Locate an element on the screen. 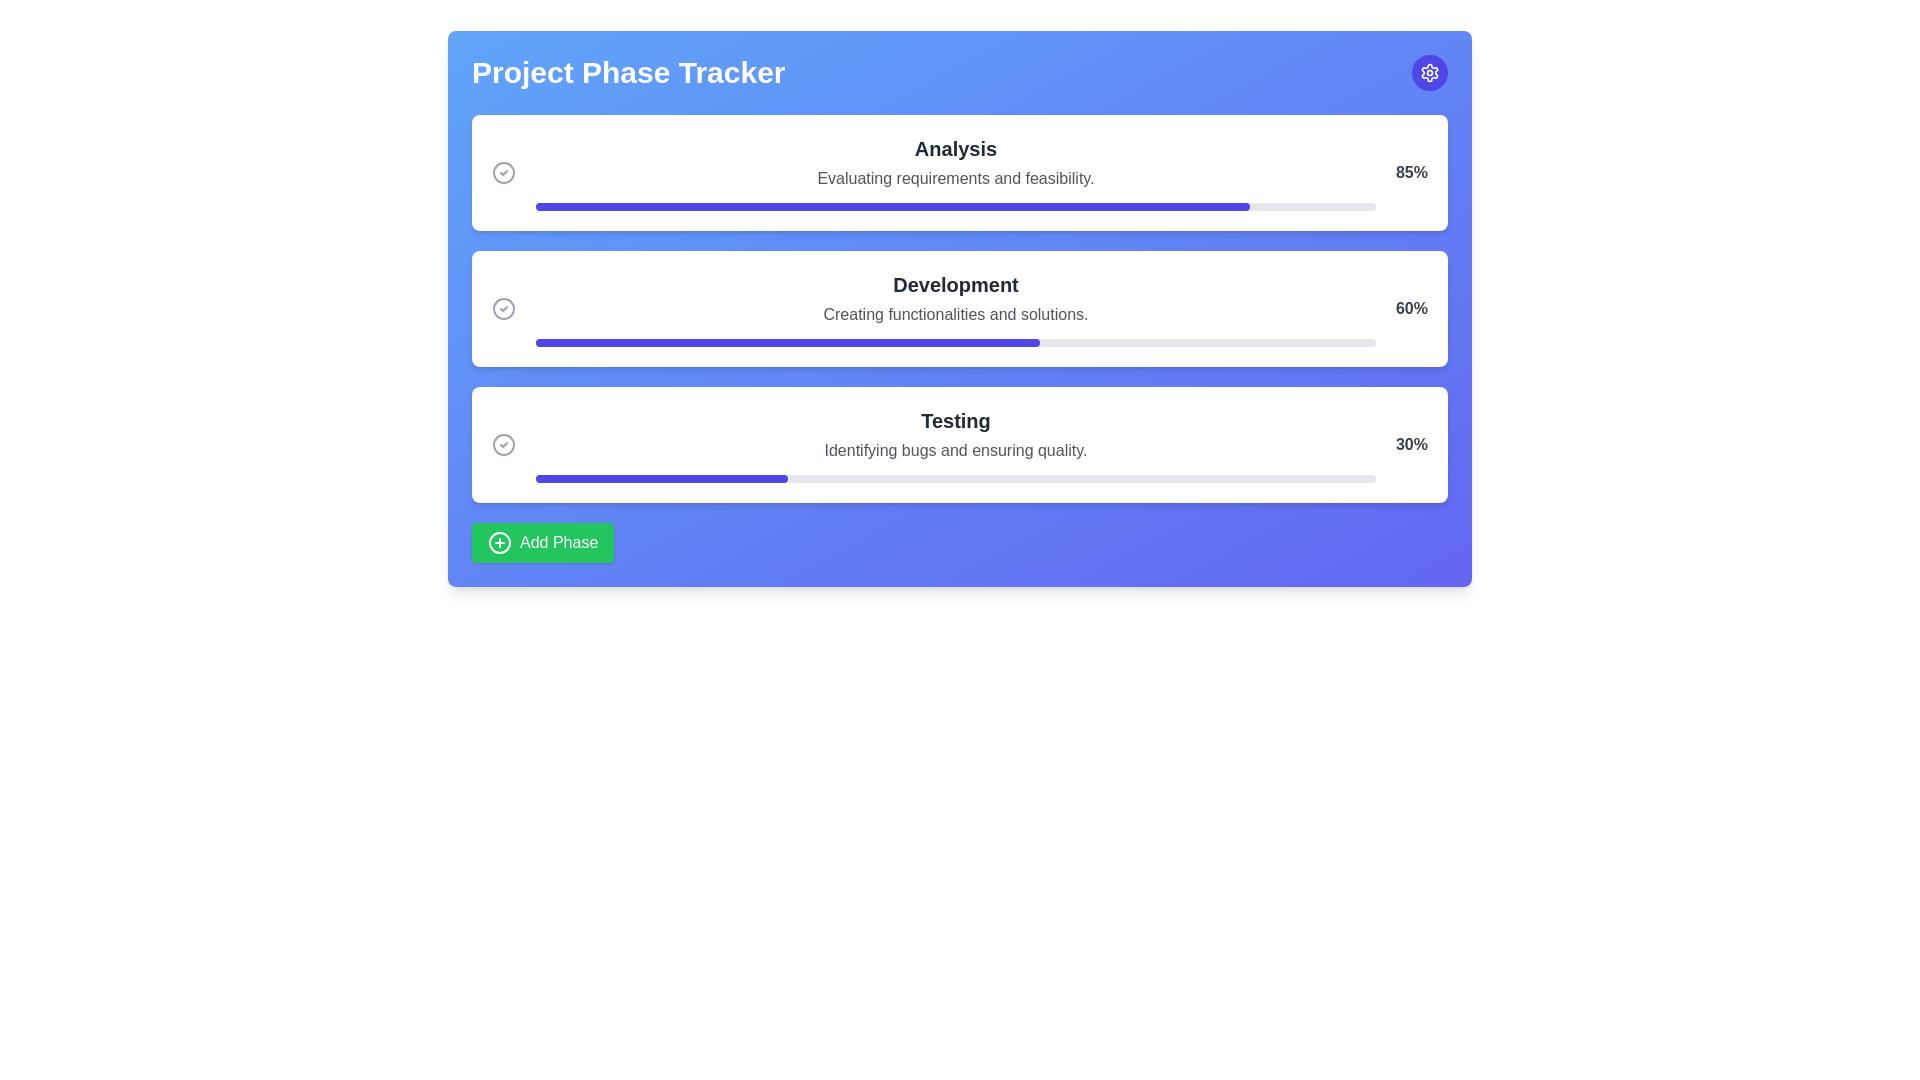 The height and width of the screenshot is (1080, 1920). the Text Display Element containing the bold text 'Analysis' and the smaller text 'Evaluating requirements and feasibility.' positioned at the top of a card with rounded corners is located at coordinates (954, 172).